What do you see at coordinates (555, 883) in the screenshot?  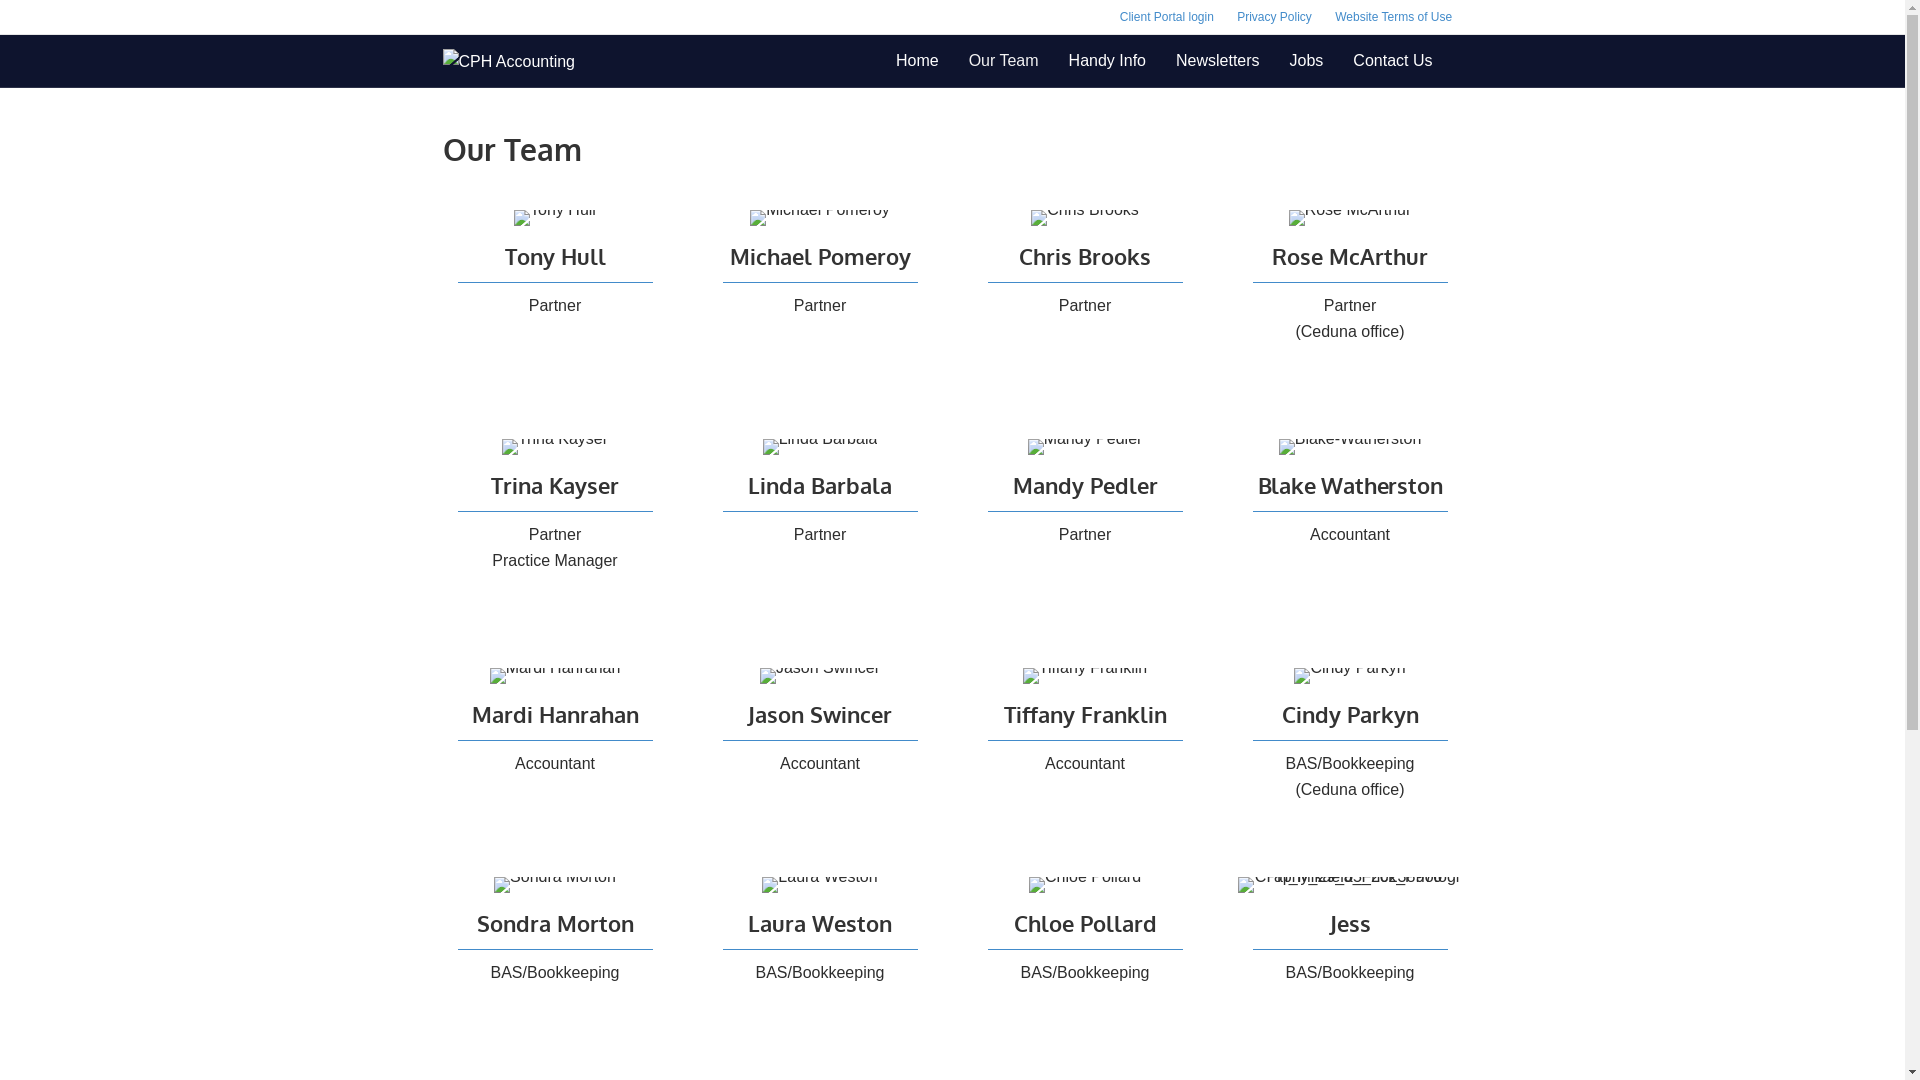 I see `'Sondra-Morton'` at bounding box center [555, 883].